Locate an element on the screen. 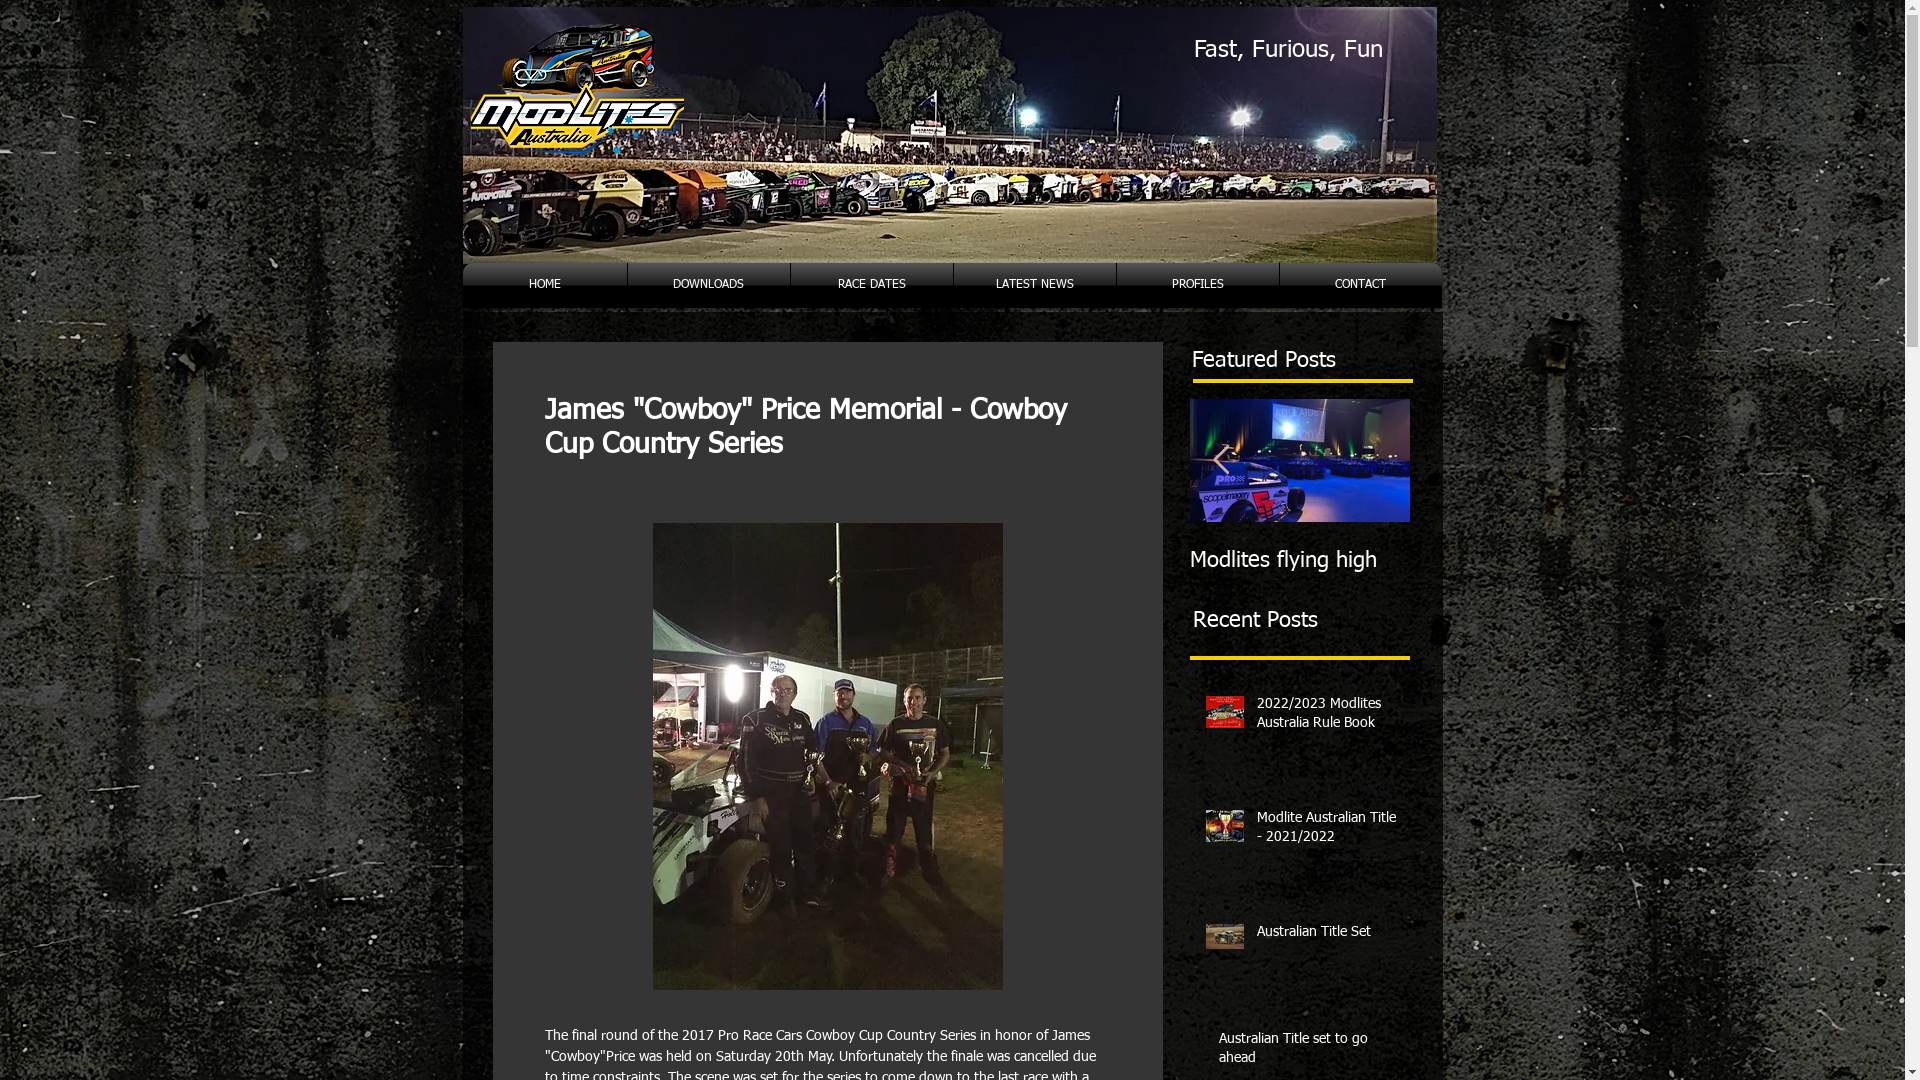 The image size is (1920, 1080). 'RACE DATES' is located at coordinates (870, 285).